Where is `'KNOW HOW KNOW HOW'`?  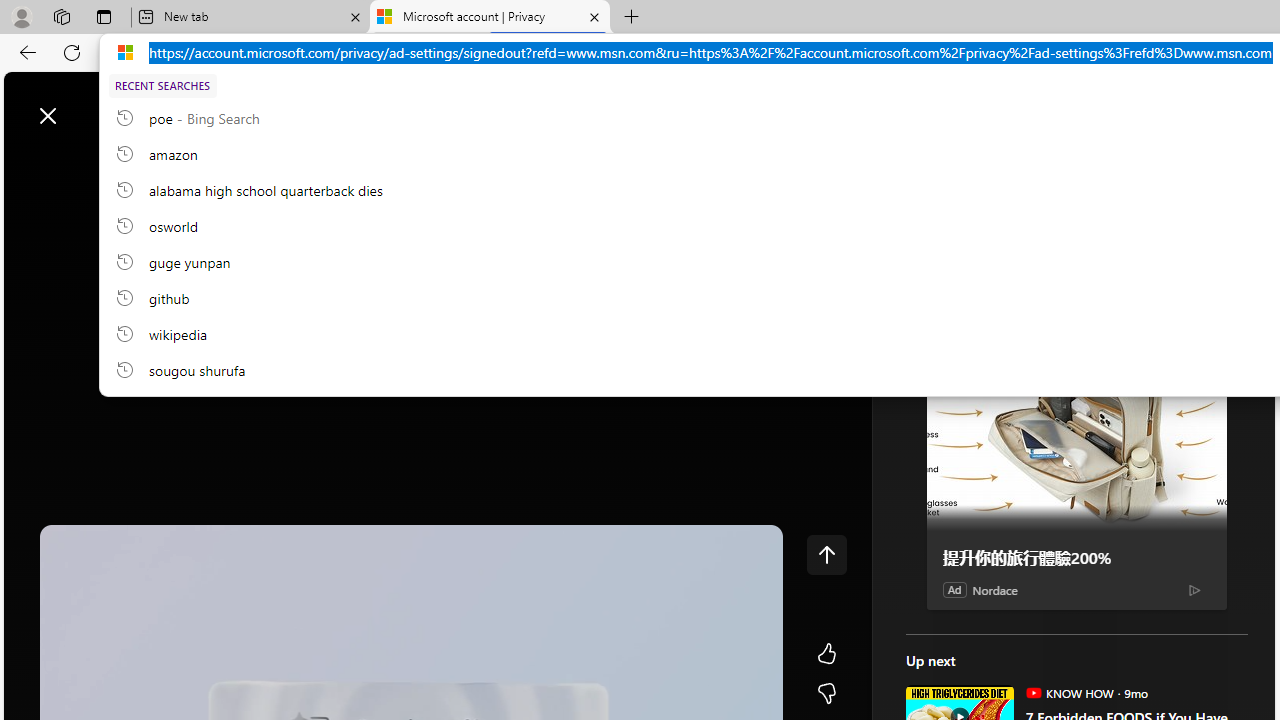 'KNOW HOW KNOW HOW' is located at coordinates (1068, 691).